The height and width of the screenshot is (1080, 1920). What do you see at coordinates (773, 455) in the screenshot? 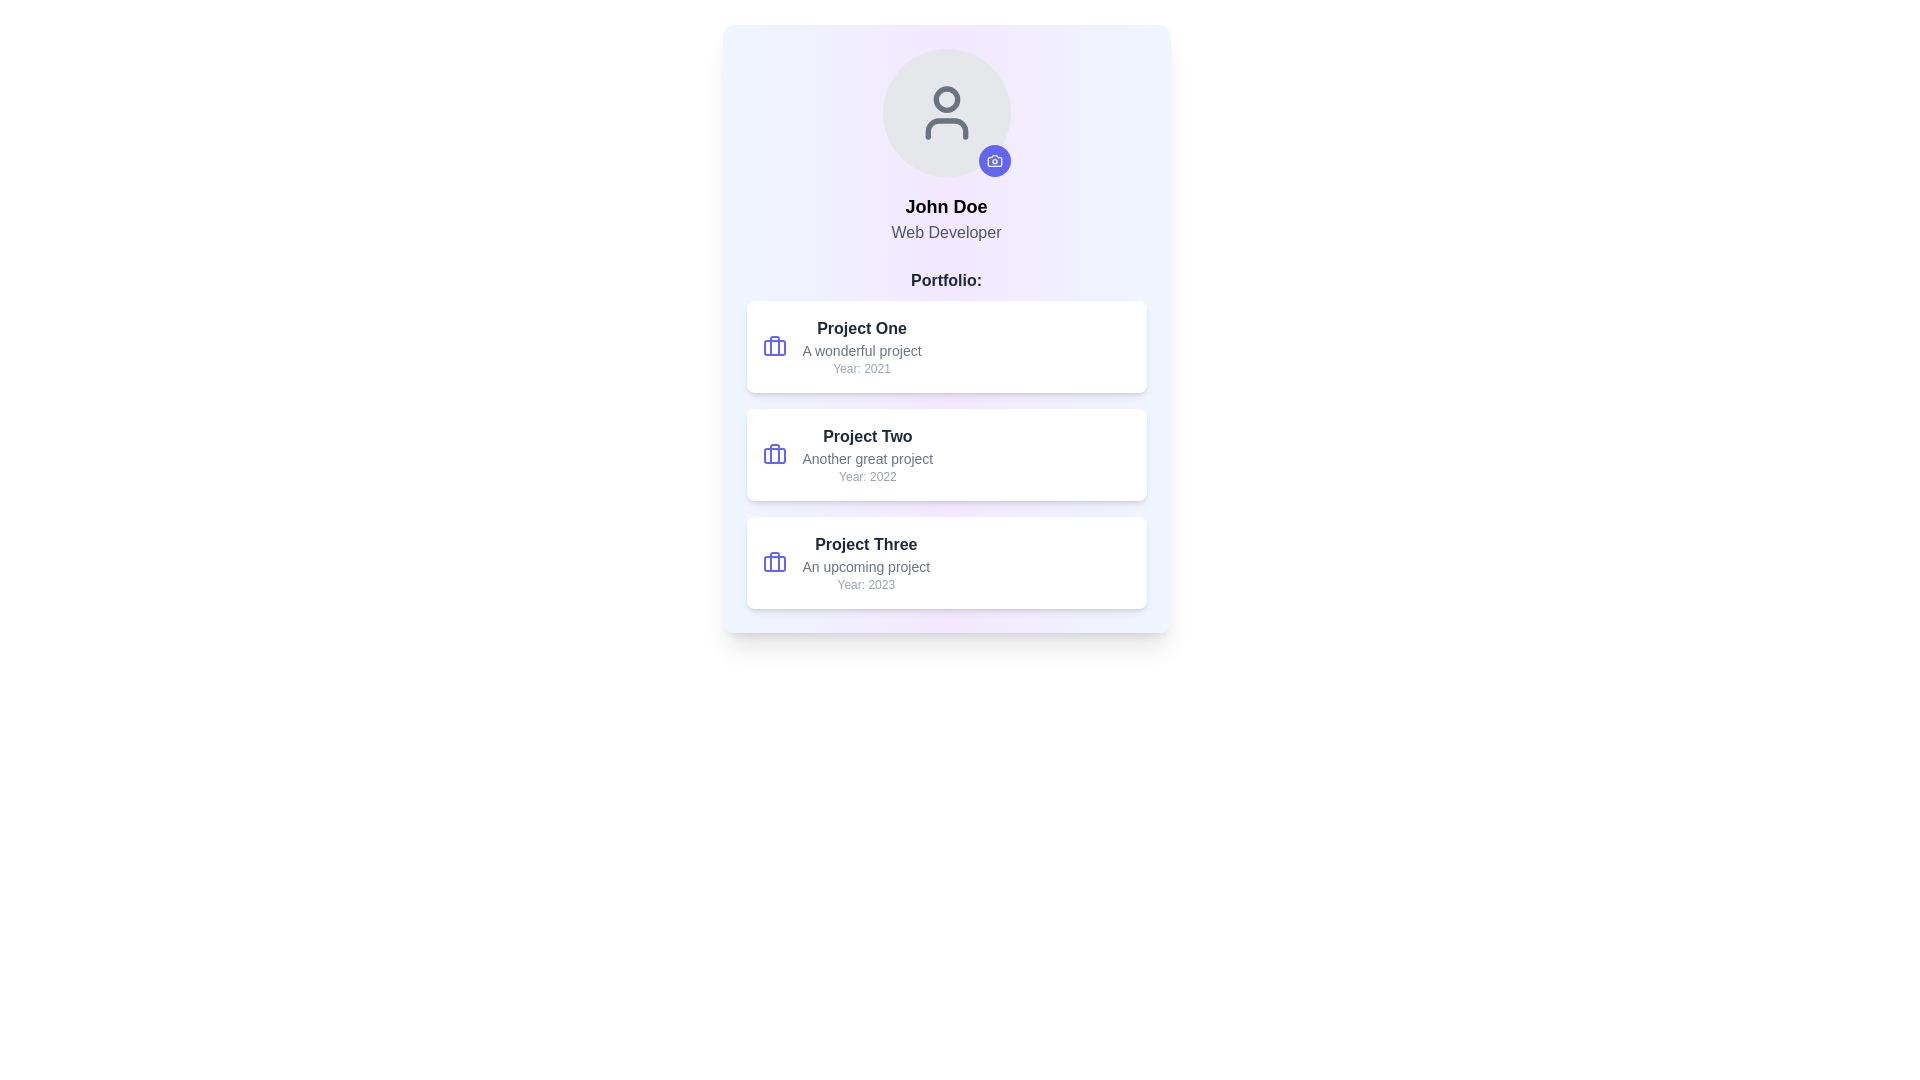
I see `the graphical background of the briefcase icon associated with 'Project Two', which is the second item in the portfolio list` at bounding box center [773, 455].